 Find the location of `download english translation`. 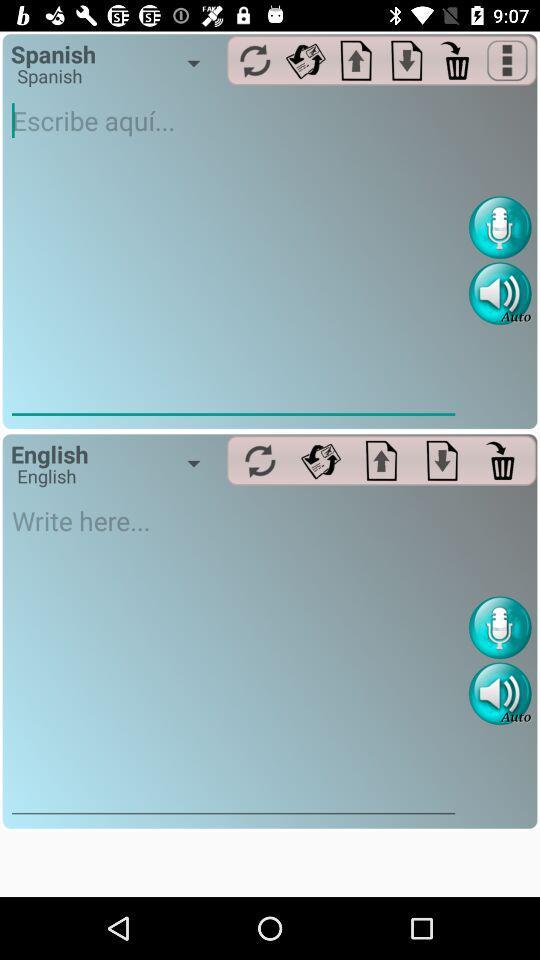

download english translation is located at coordinates (442, 460).